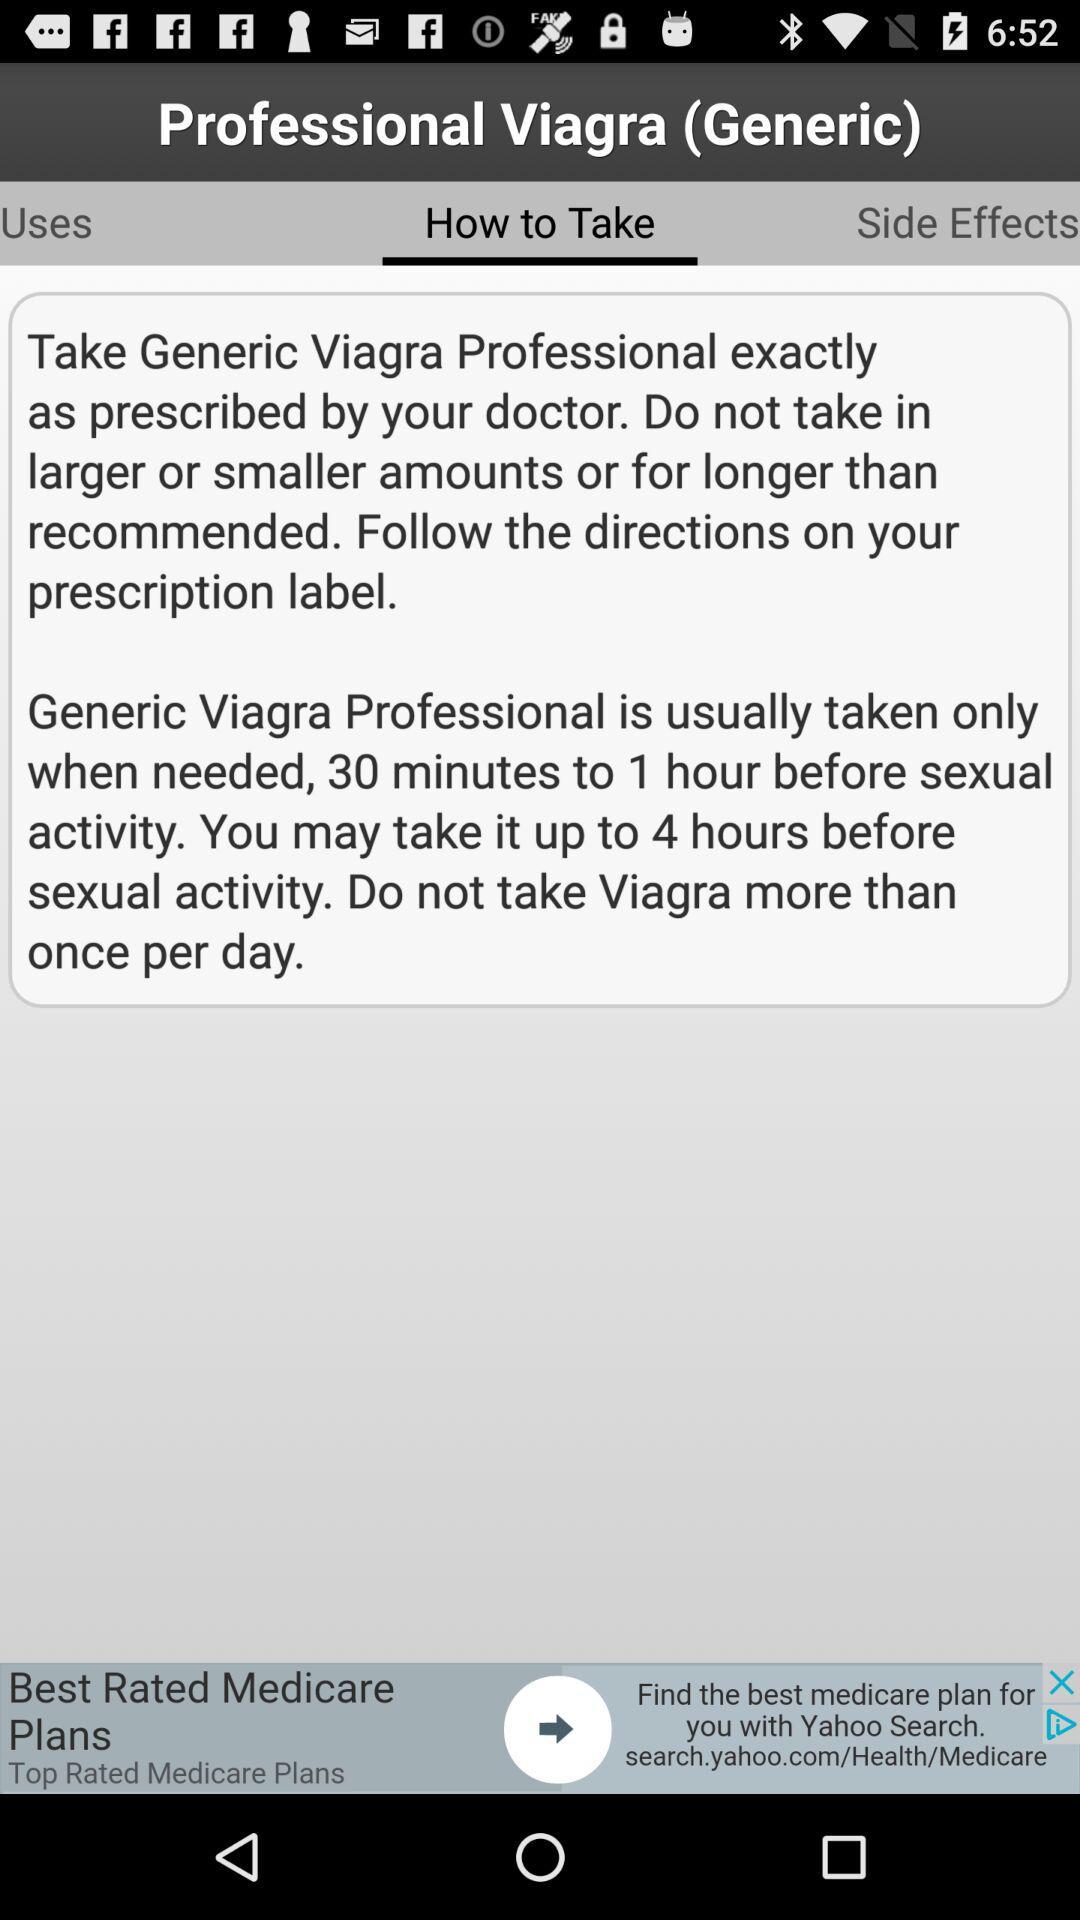 The width and height of the screenshot is (1080, 1920). What do you see at coordinates (540, 1727) in the screenshot?
I see `open advertisement` at bounding box center [540, 1727].